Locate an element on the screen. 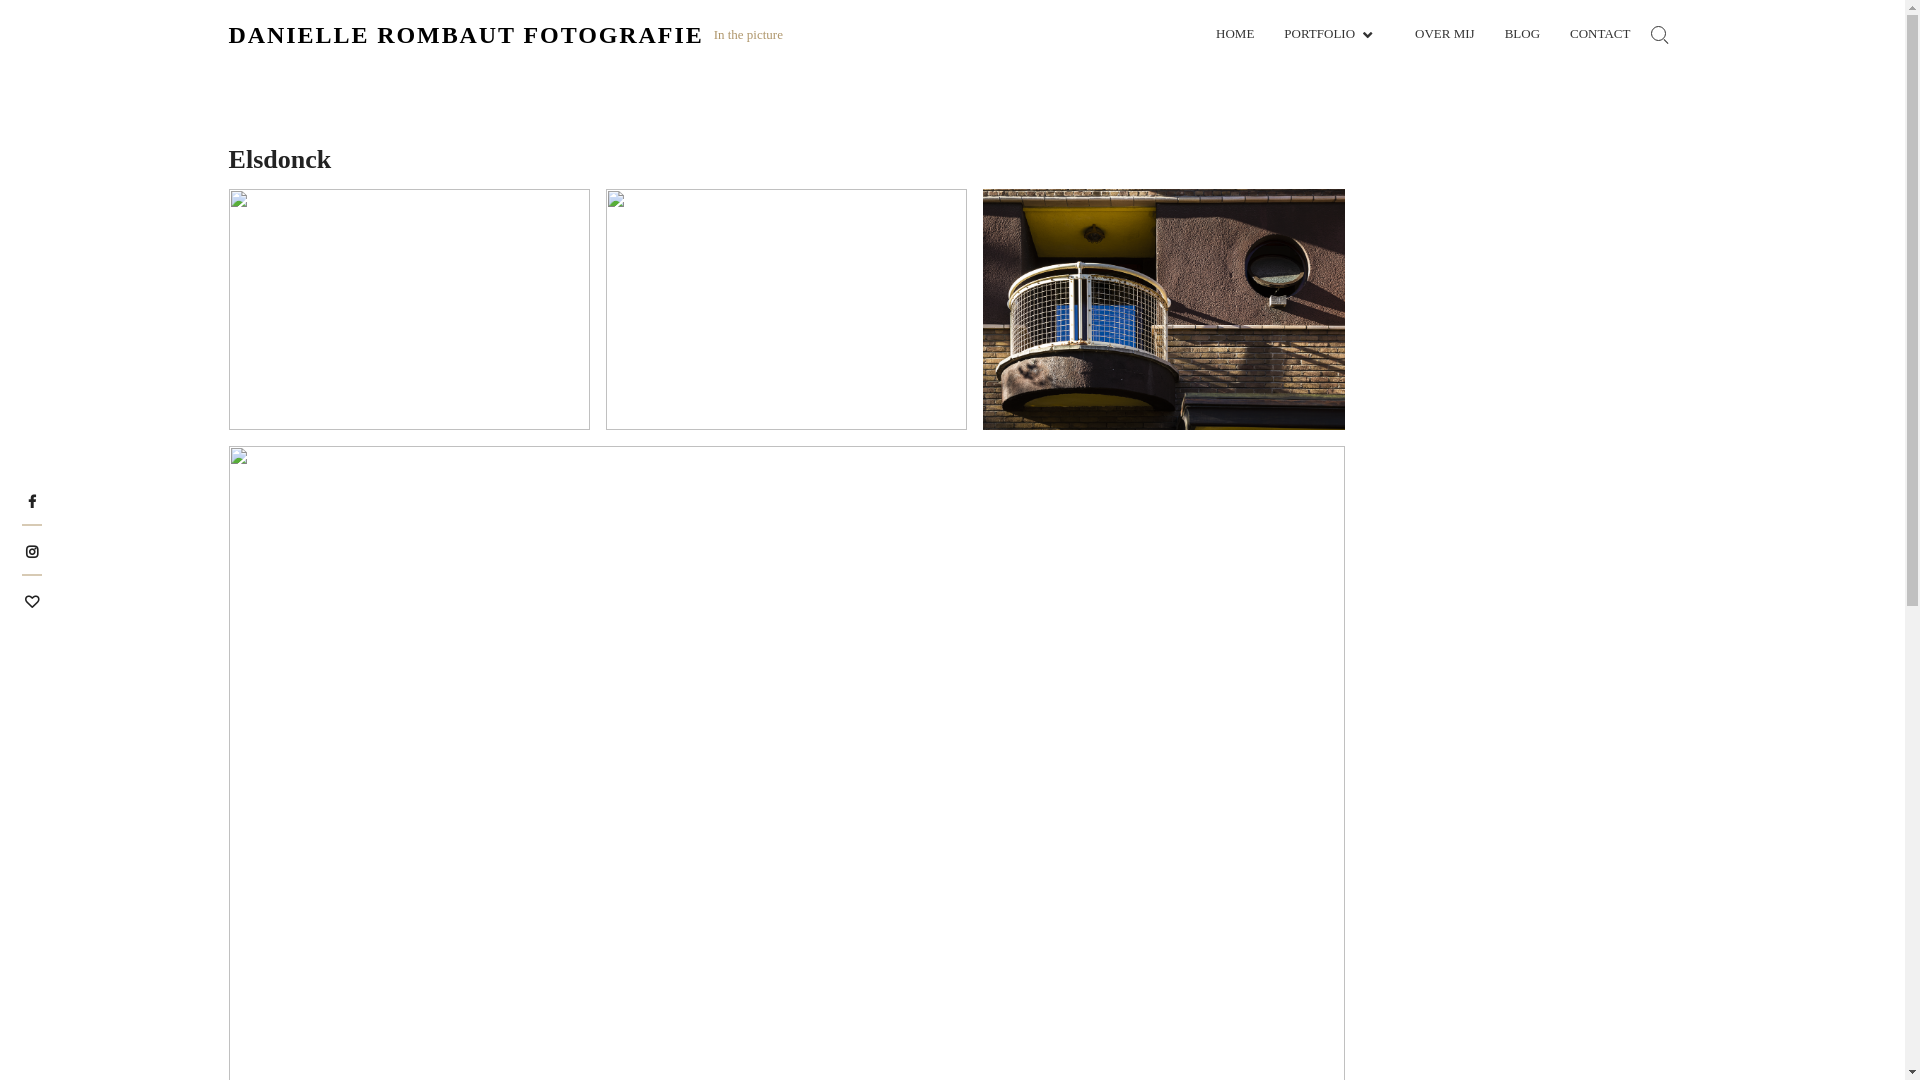 The width and height of the screenshot is (1920, 1080). 'PORTFOLIO' is located at coordinates (1334, 34).